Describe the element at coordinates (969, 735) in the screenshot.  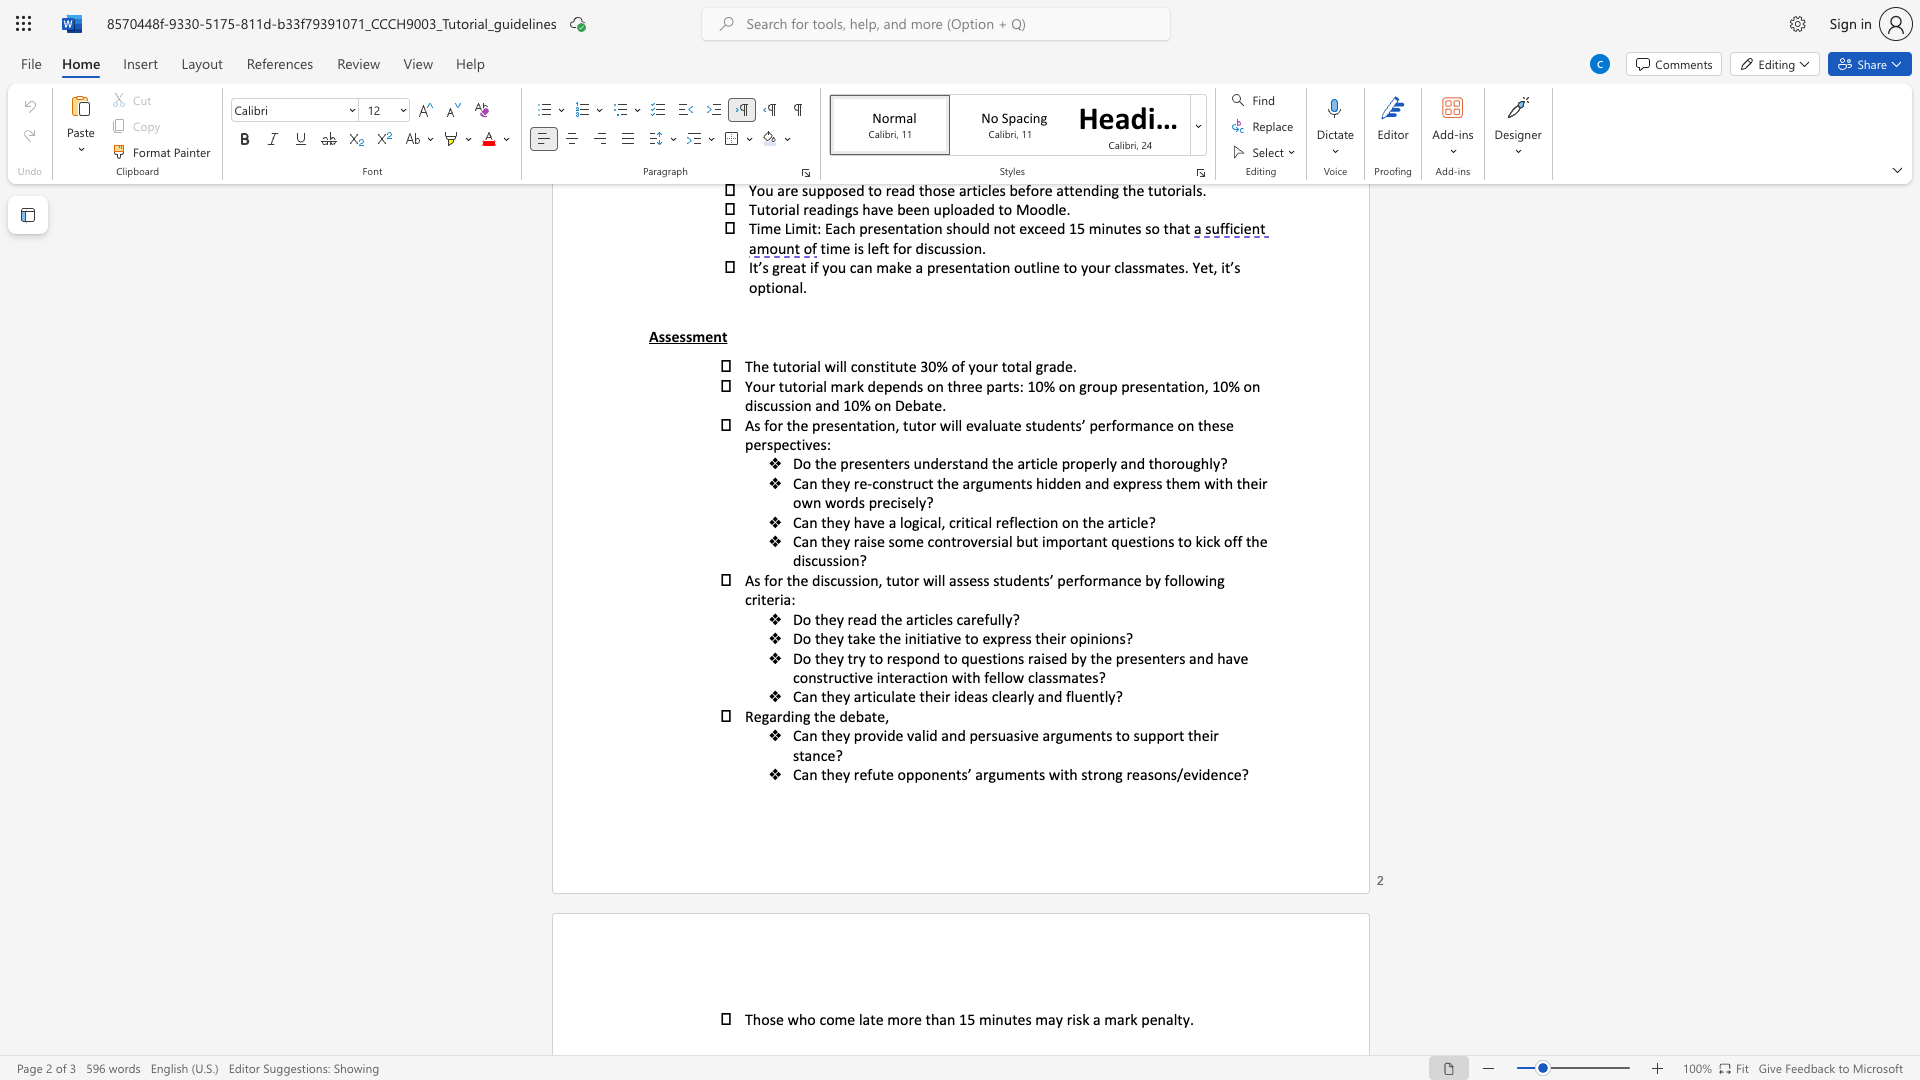
I see `the subset text "persuasive arguments to support their st" within the text "Can they provide valid and persuasive arguments to support their stance?"` at that location.